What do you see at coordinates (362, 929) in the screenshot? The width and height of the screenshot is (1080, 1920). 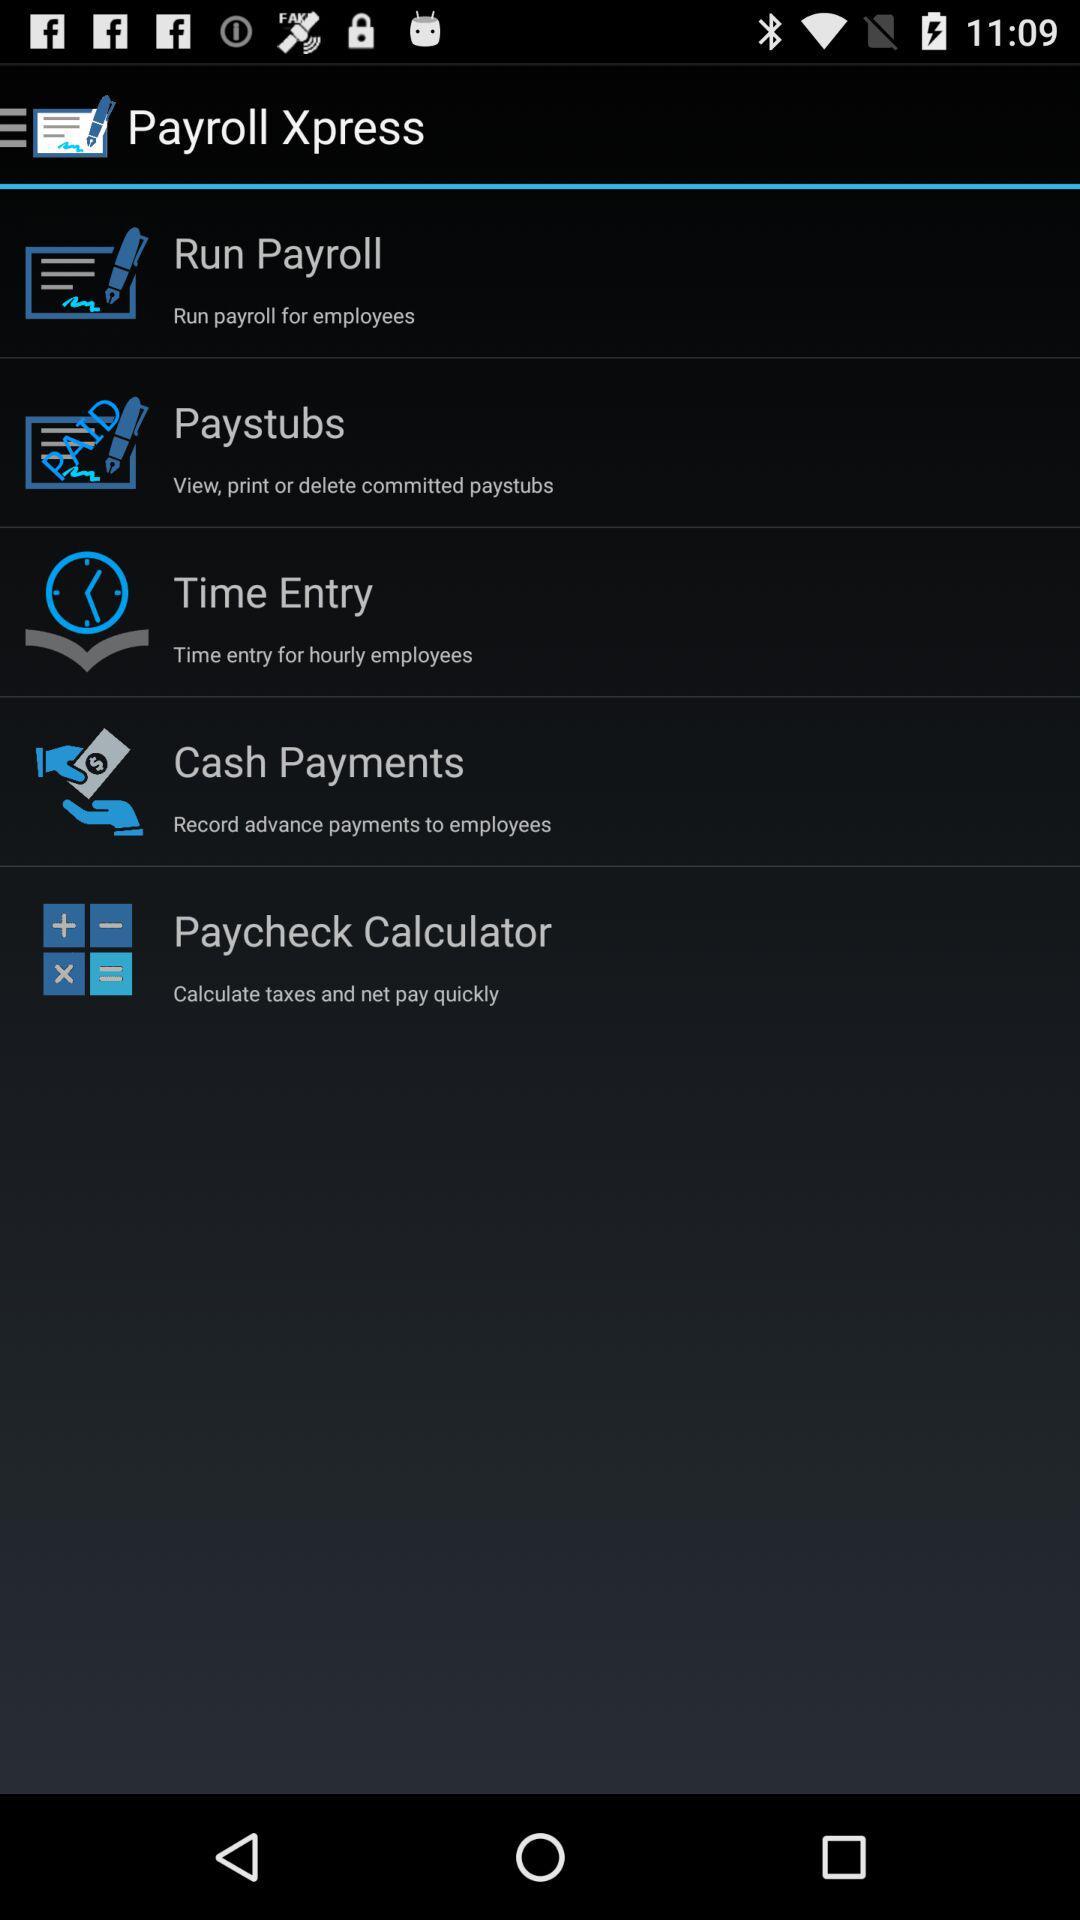 I see `paycheck calculator icon` at bounding box center [362, 929].